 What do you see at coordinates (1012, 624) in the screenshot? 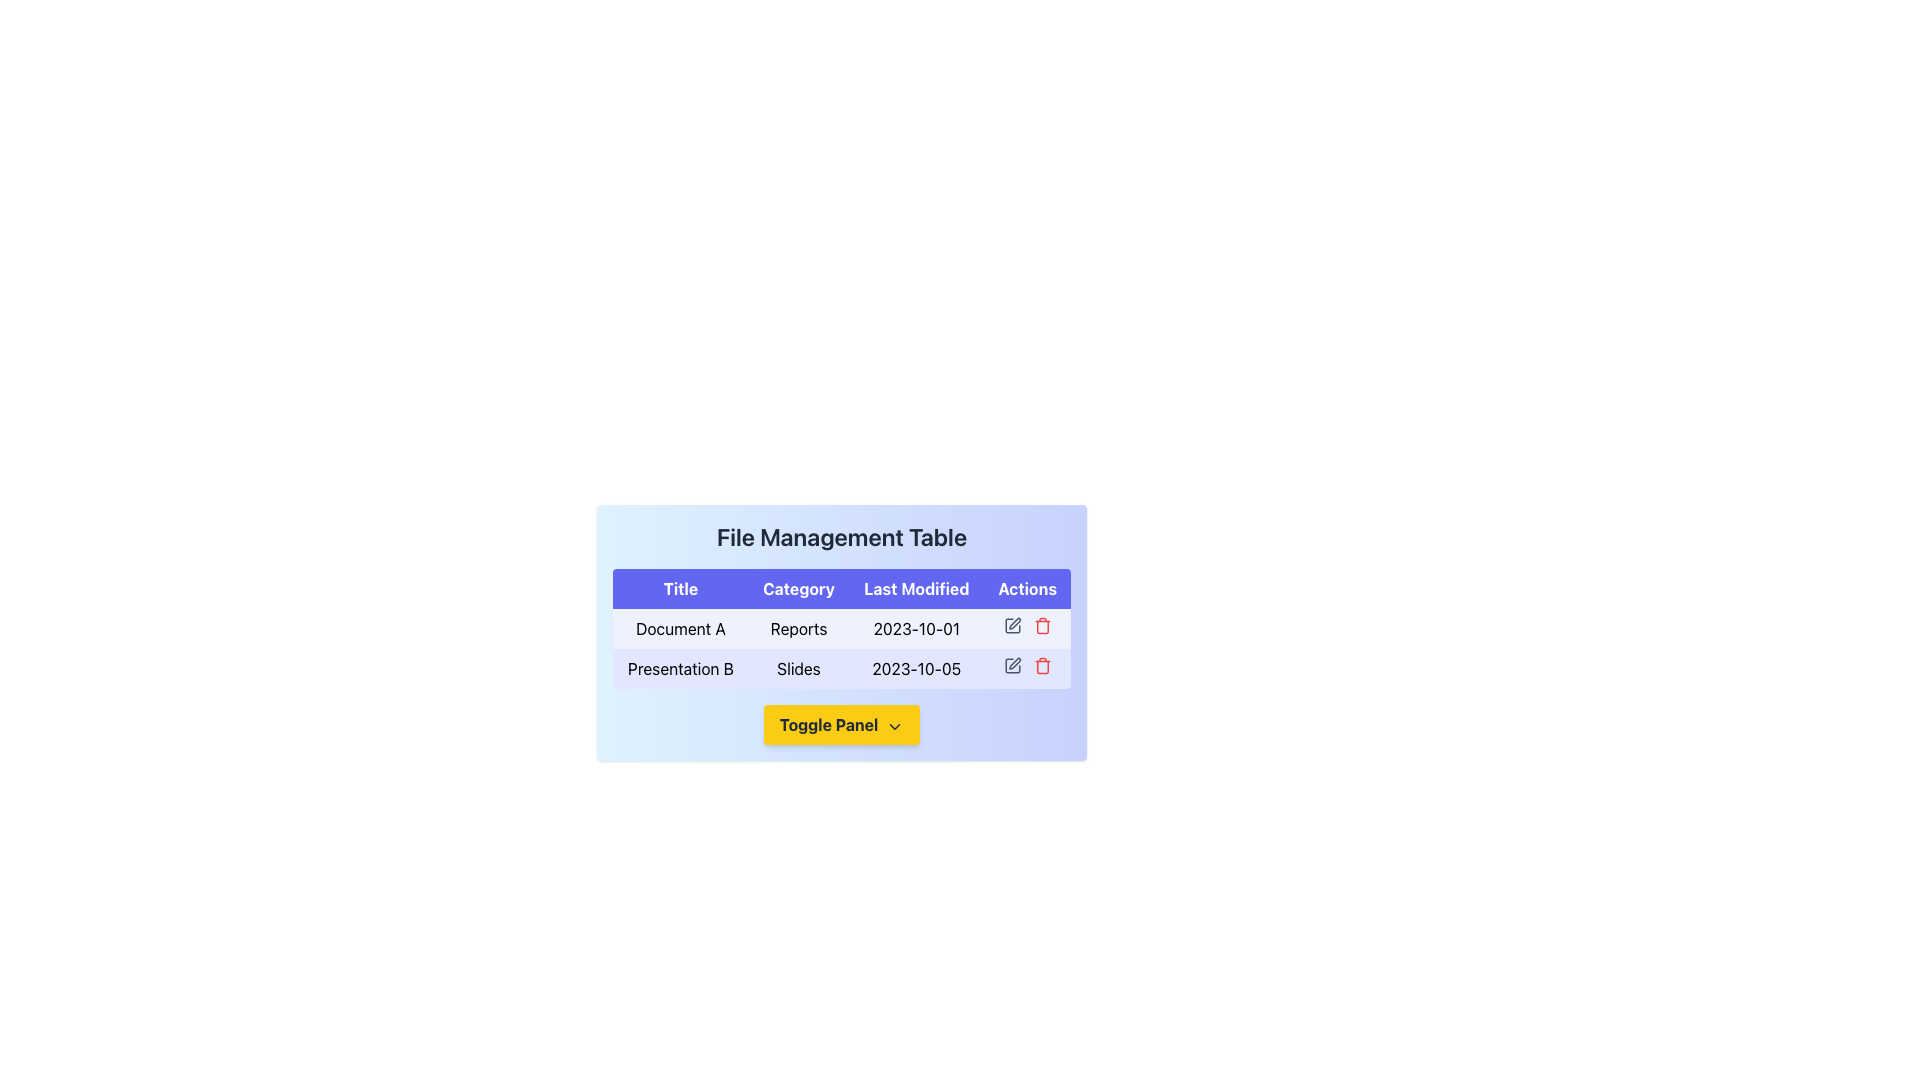
I see `the edit button represented by a pencil icon in the 'Actions' column of the second row entry ('Presentation B') to change its color to indigo` at bounding box center [1012, 624].